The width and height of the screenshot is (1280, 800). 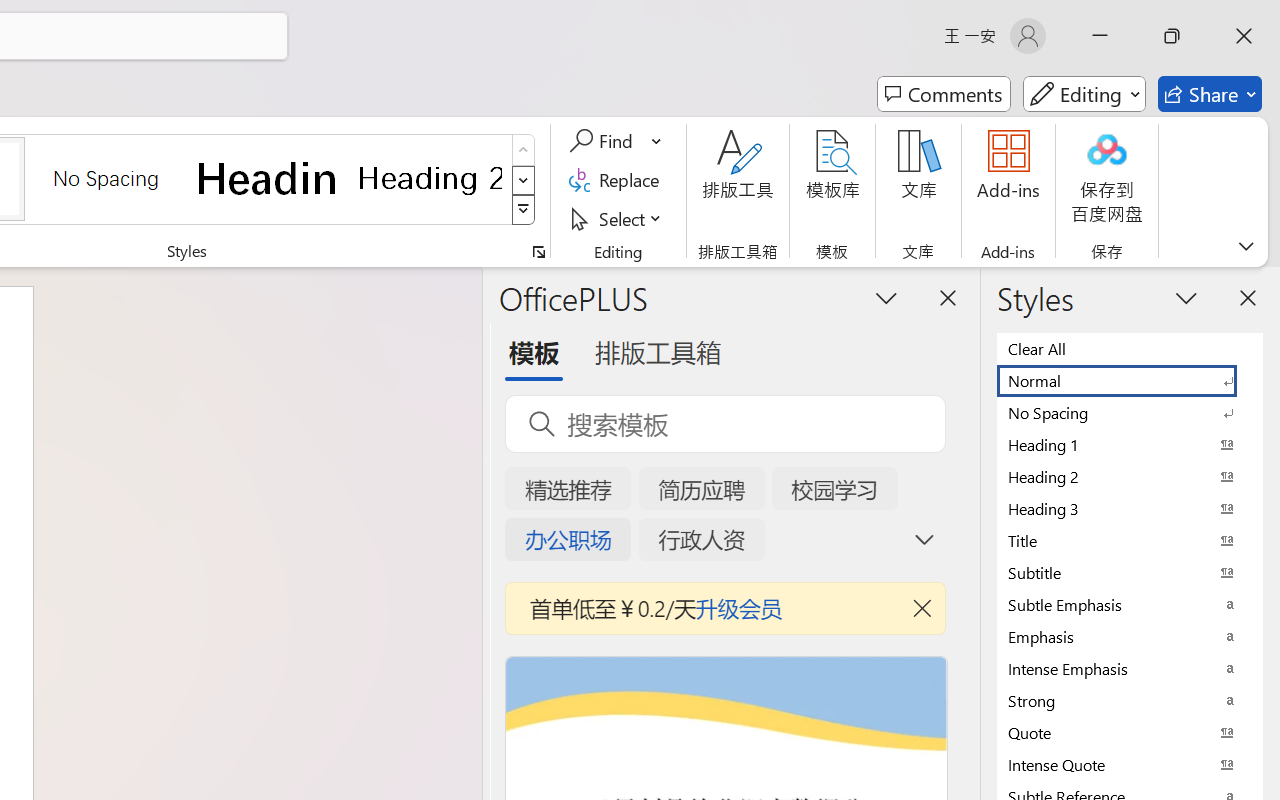 What do you see at coordinates (1130, 668) in the screenshot?
I see `'Intense Emphasis'` at bounding box center [1130, 668].